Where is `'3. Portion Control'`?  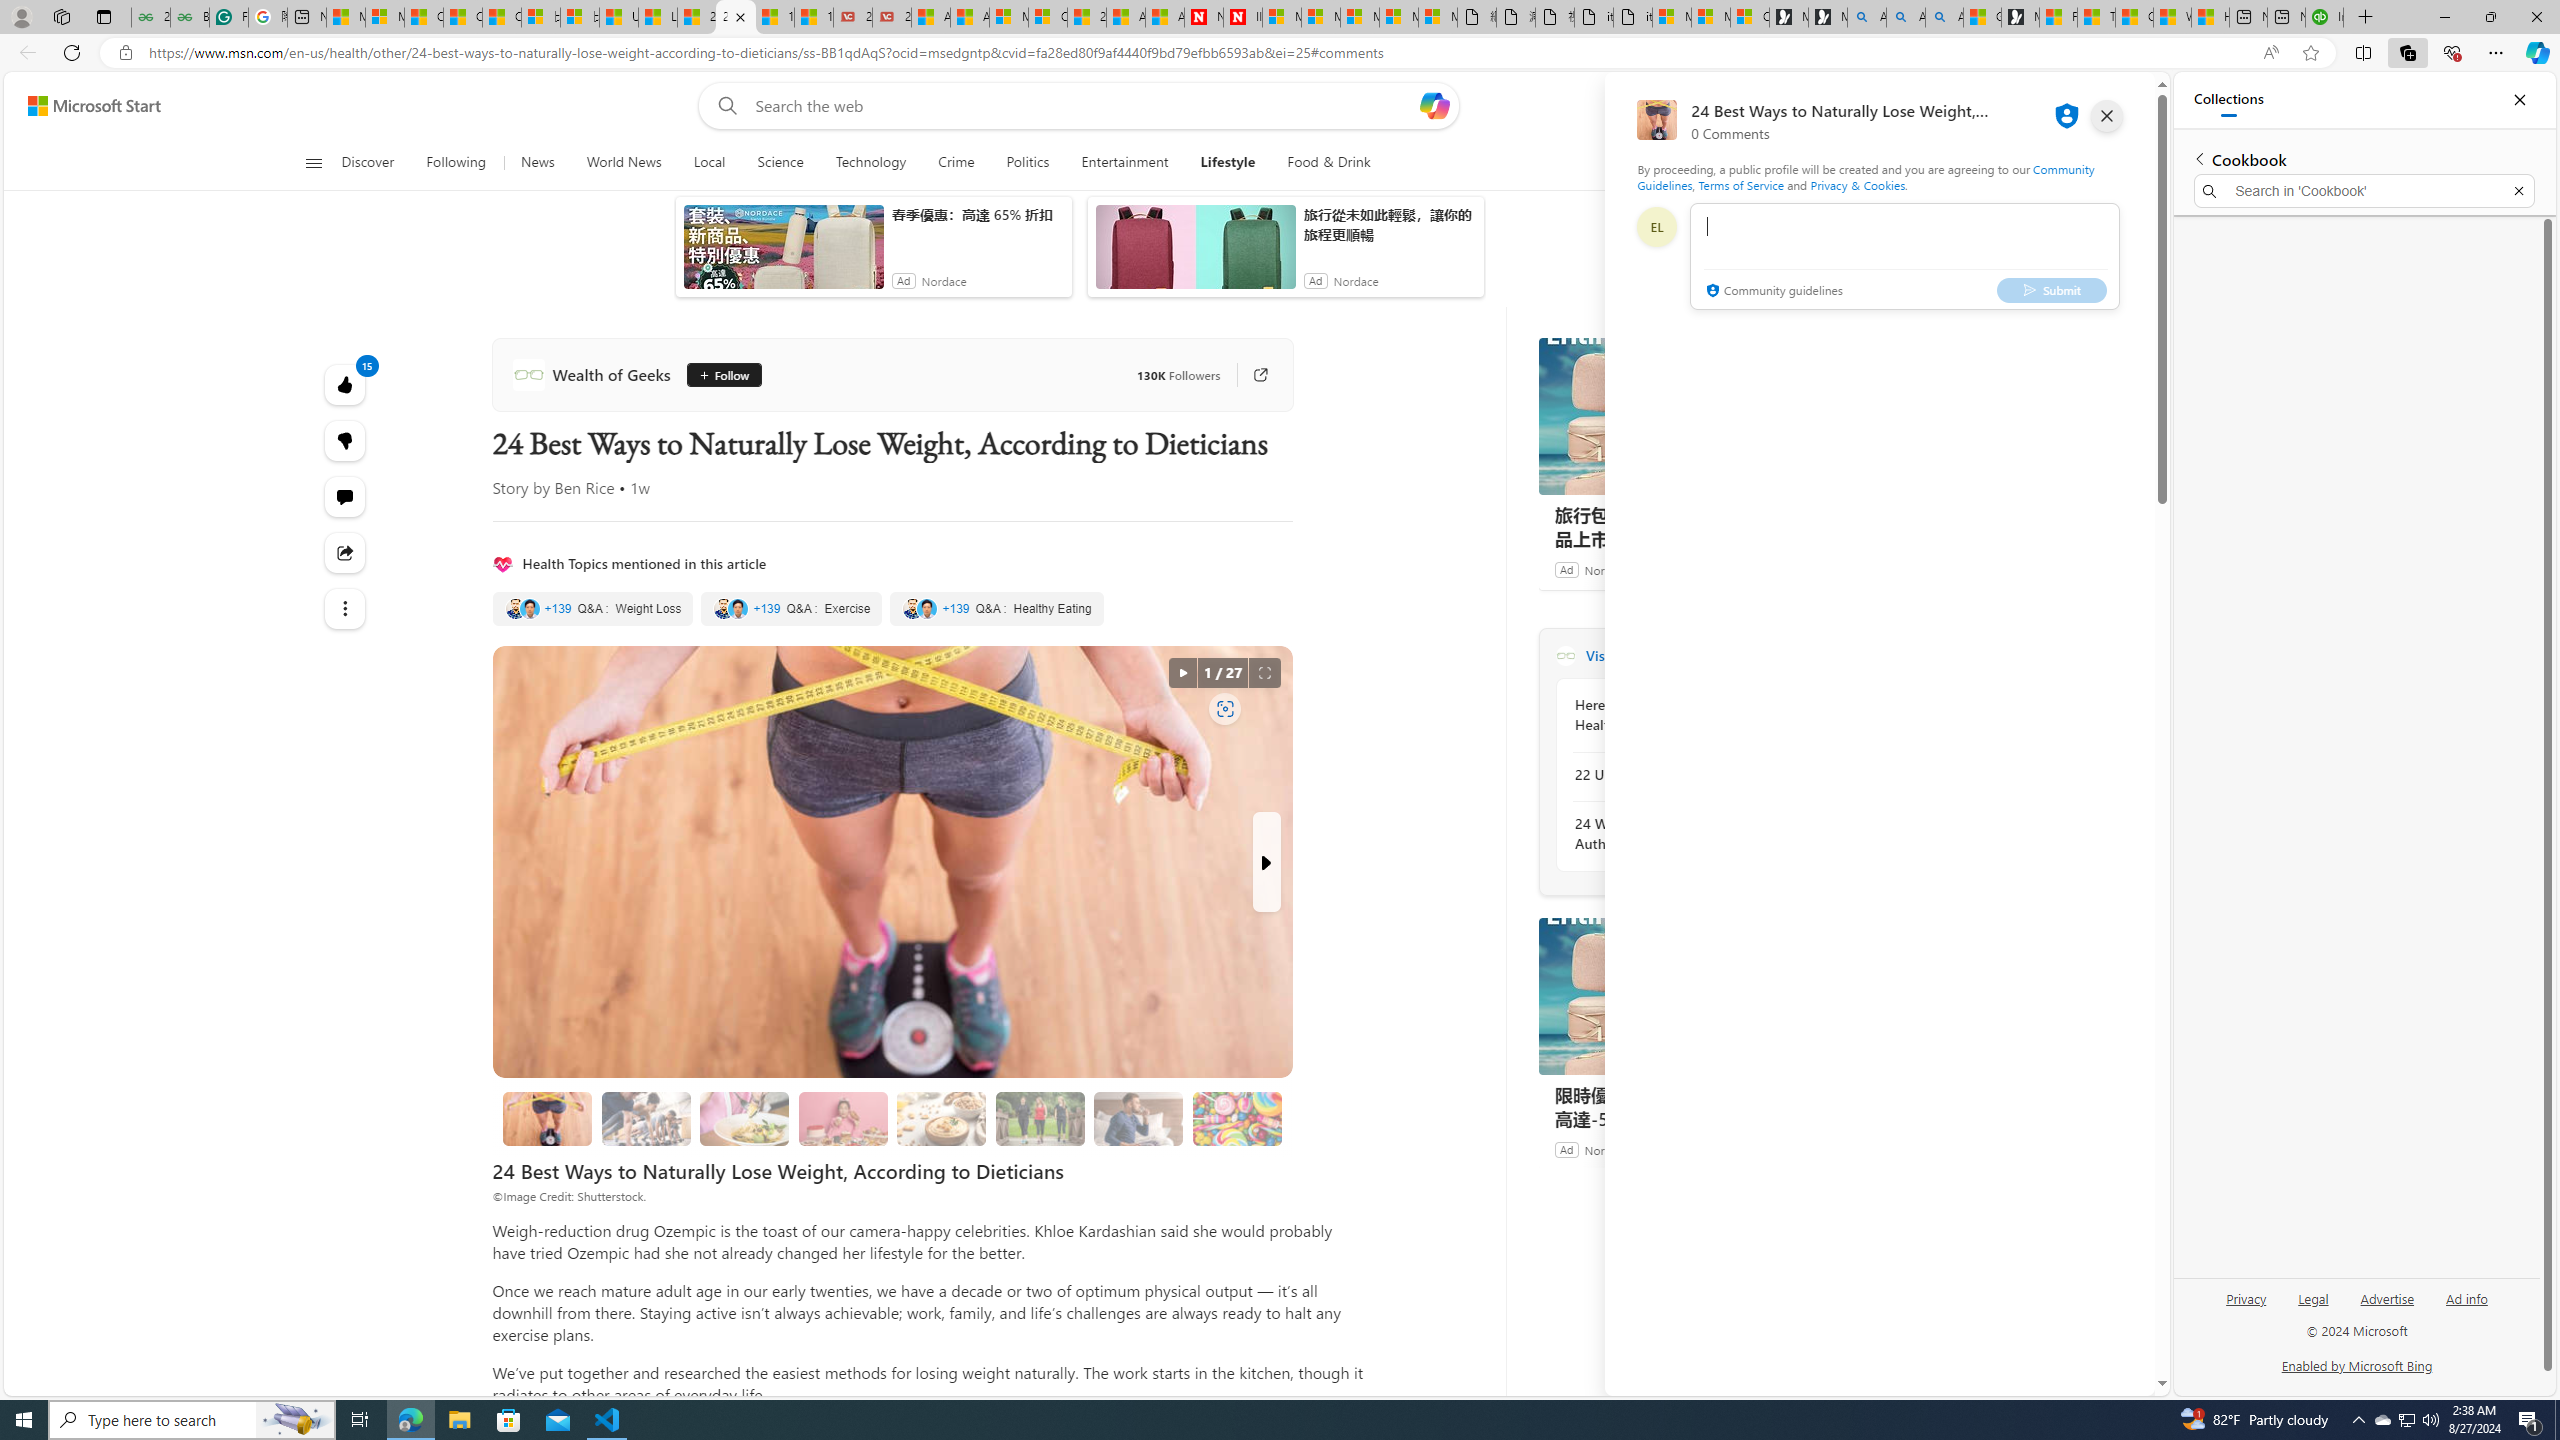 '3. Portion Control' is located at coordinates (843, 1118).